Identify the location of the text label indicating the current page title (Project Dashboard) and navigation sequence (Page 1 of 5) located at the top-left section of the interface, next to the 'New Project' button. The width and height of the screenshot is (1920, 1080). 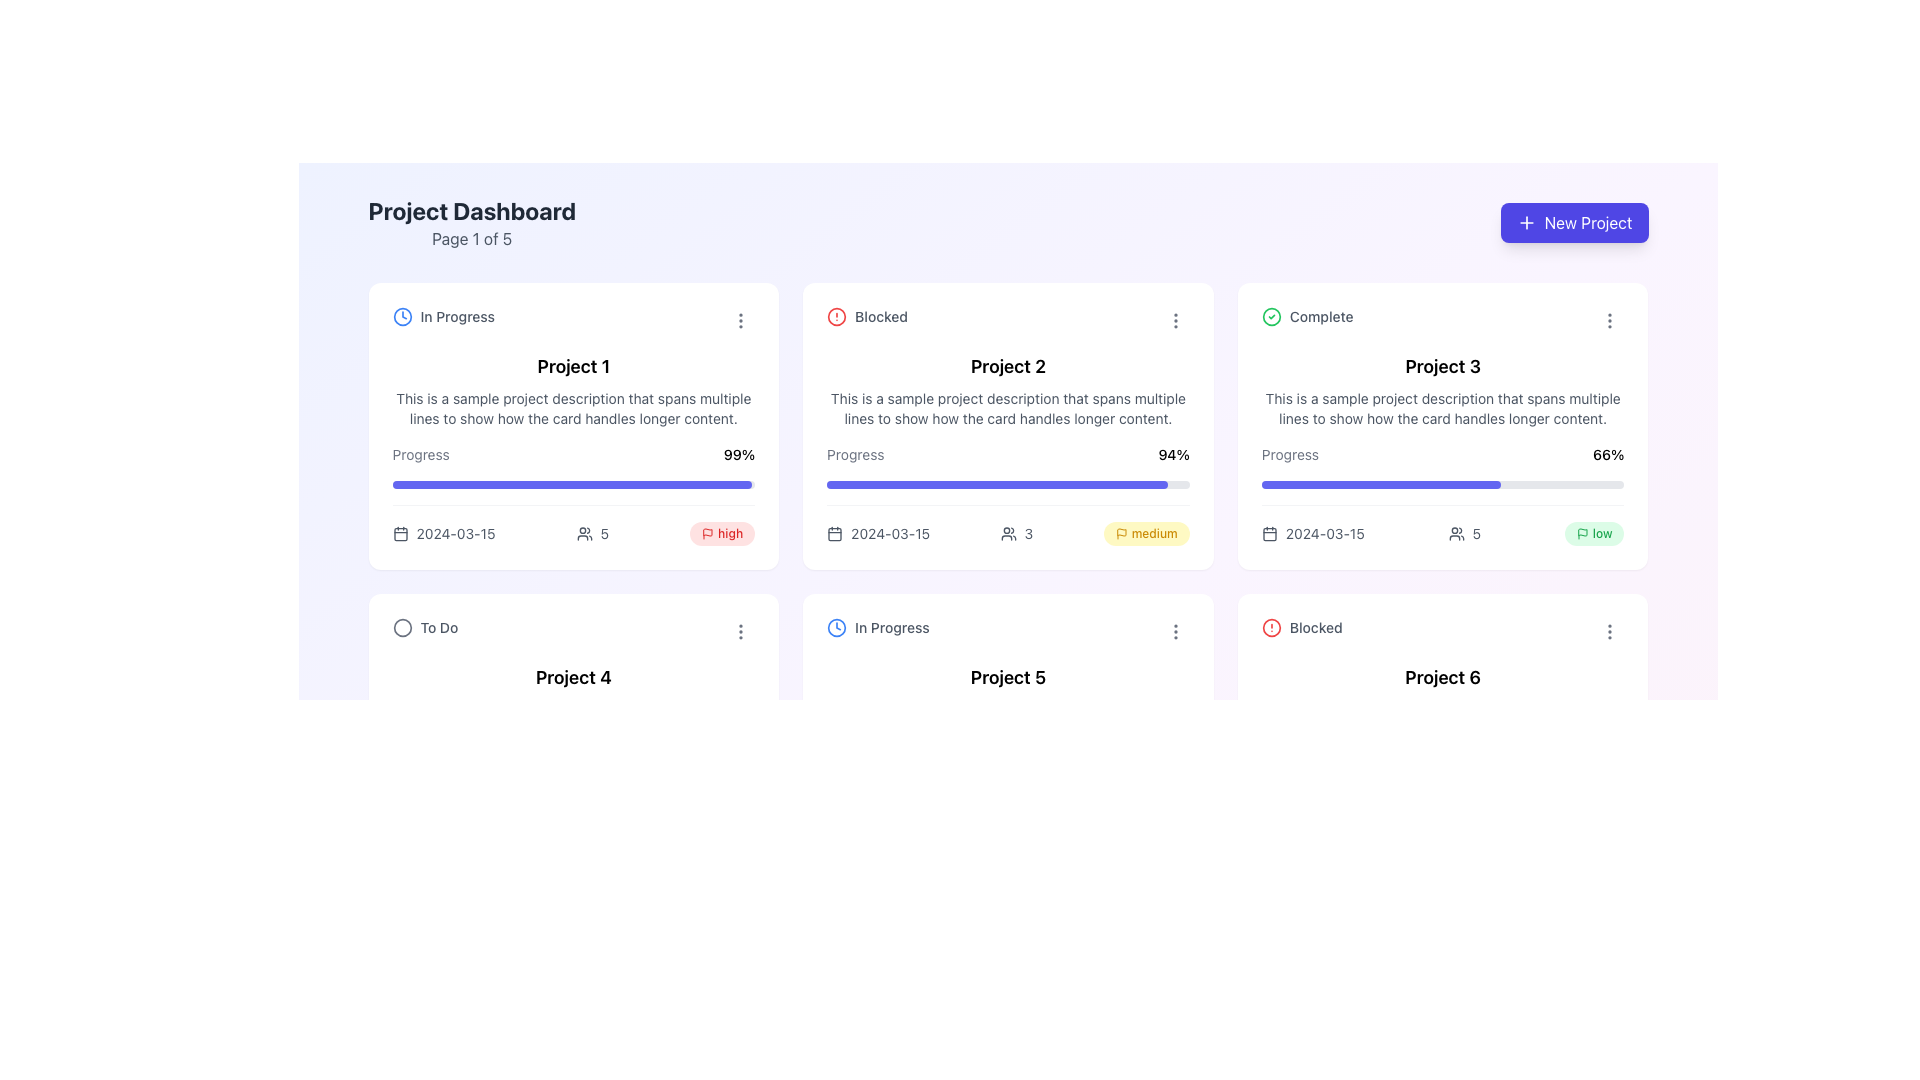
(471, 223).